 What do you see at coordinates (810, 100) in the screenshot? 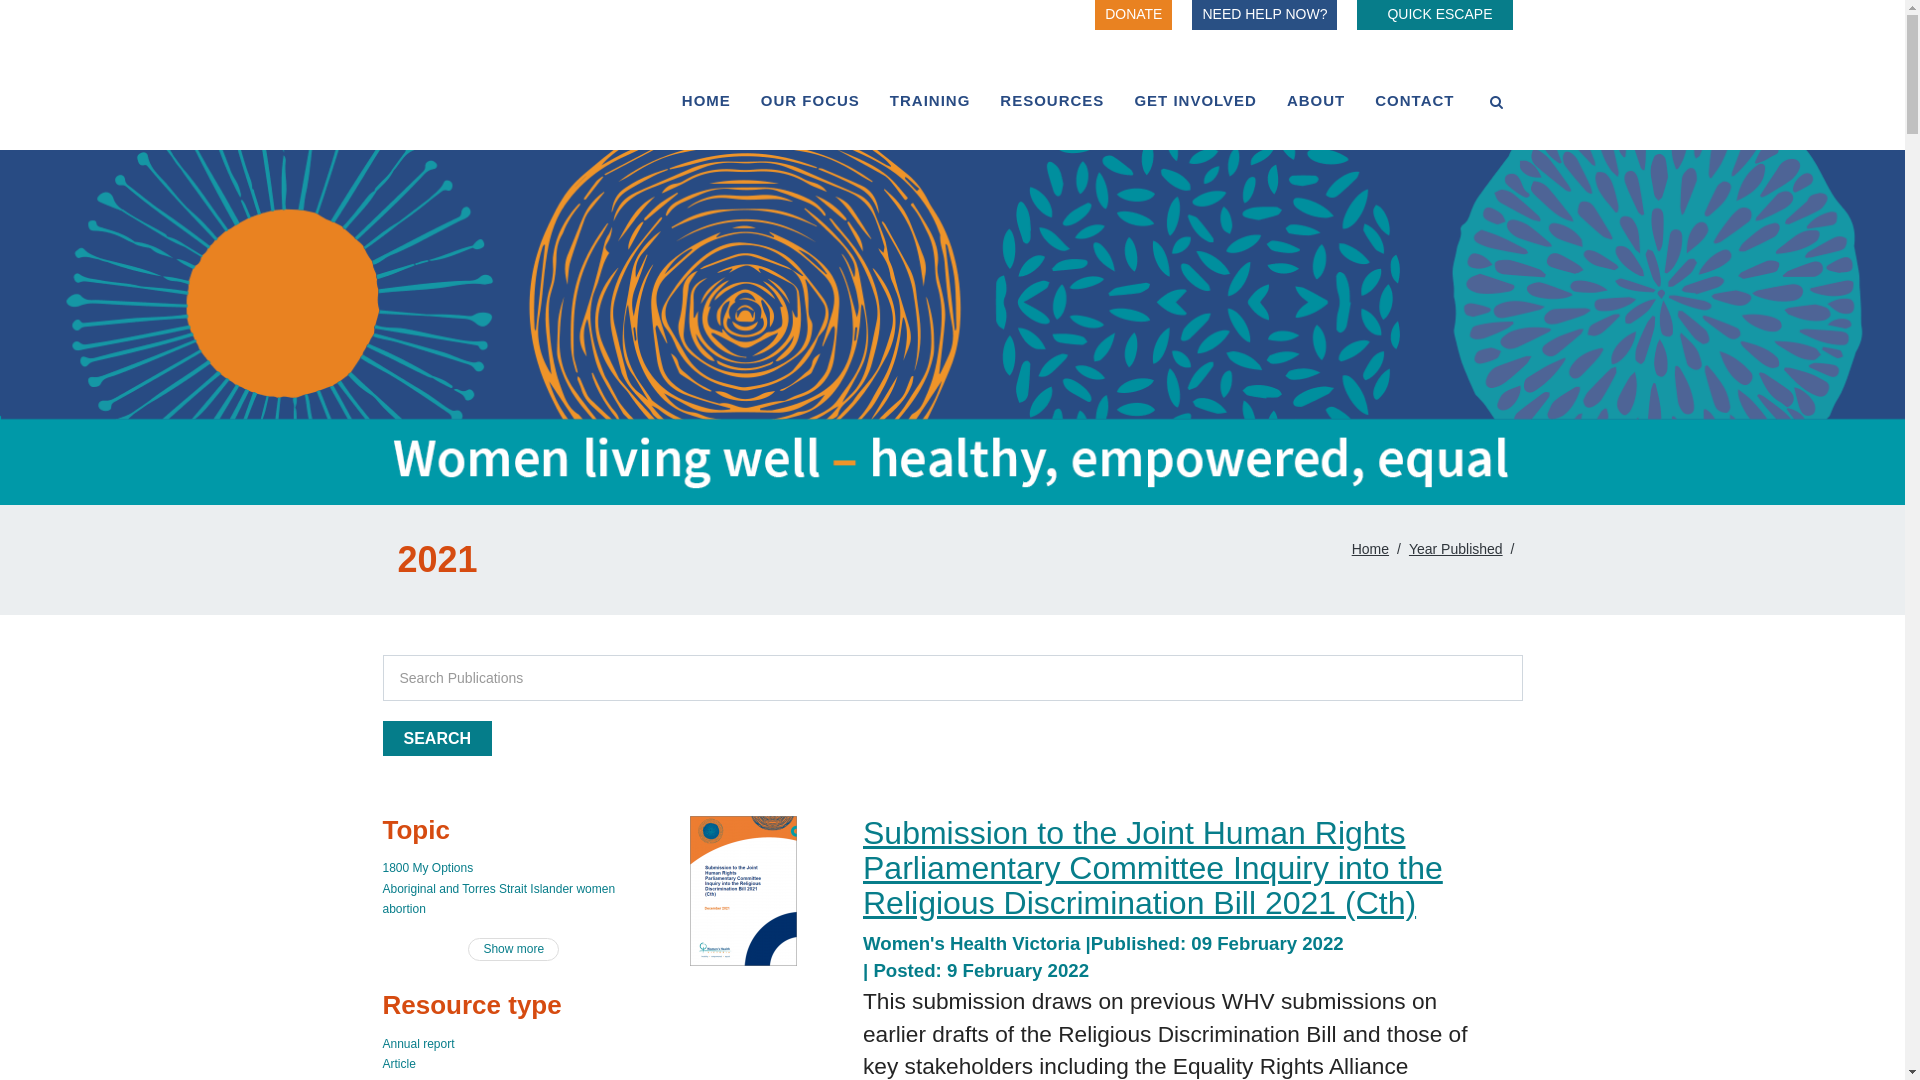
I see `'OUR FOCUS'` at bounding box center [810, 100].